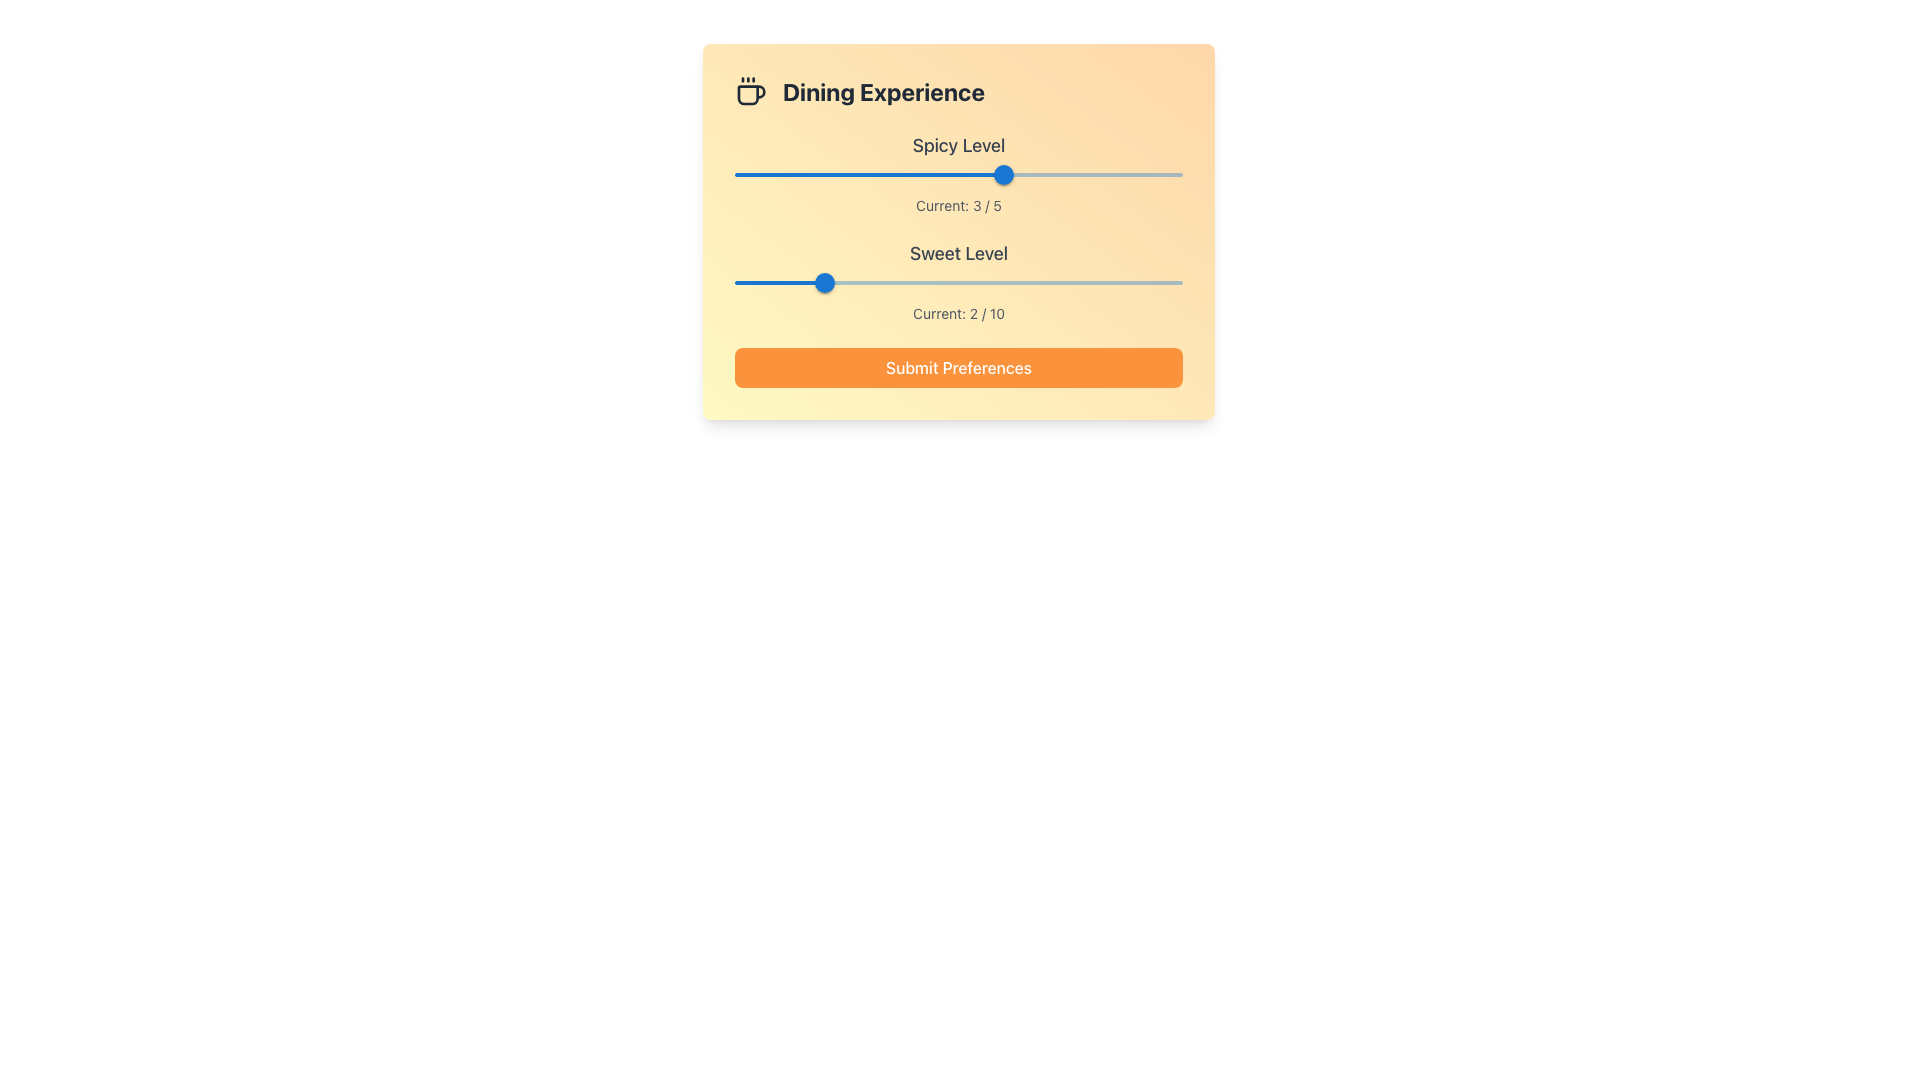  I want to click on slider, so click(828, 282).